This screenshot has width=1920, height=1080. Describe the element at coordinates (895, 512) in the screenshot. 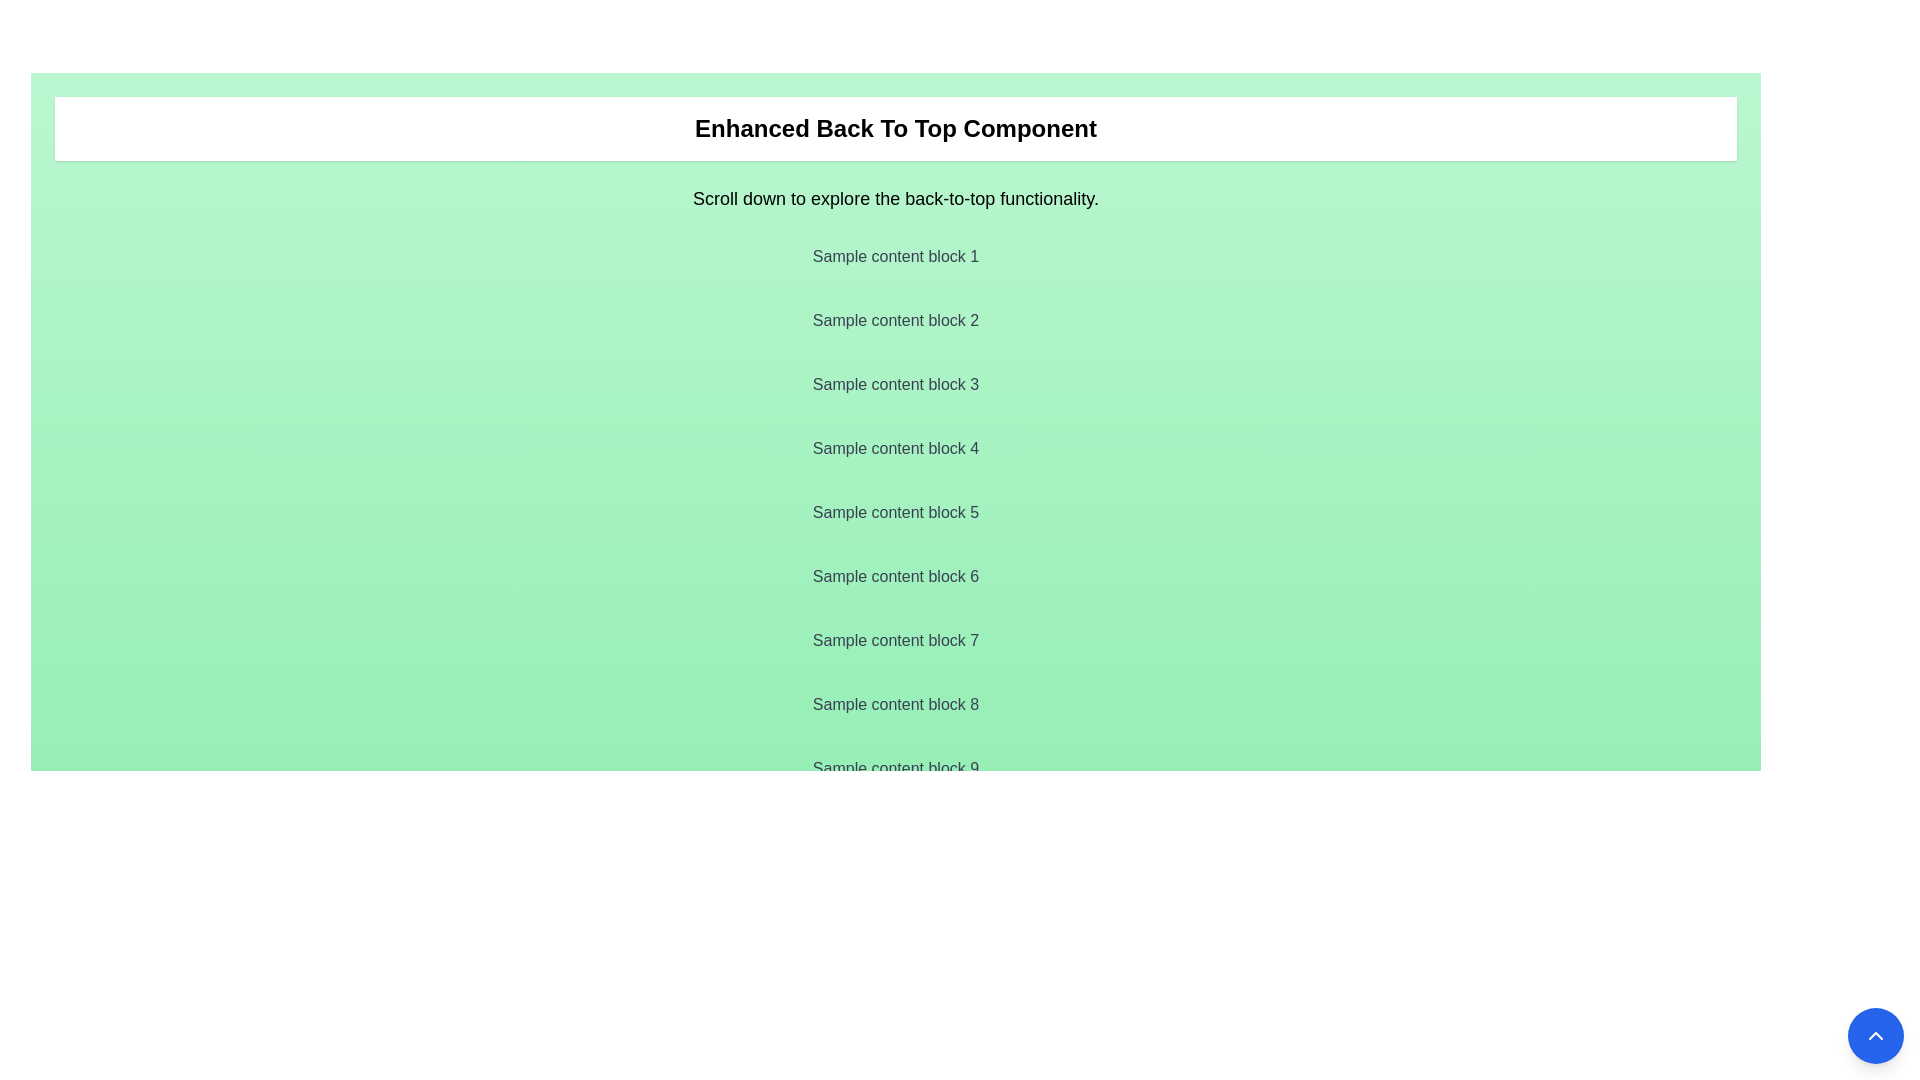

I see `the text block displaying 'Sample content block 5', which is styled with light gray text on a light green background, positioned in a vertical list of text blocks` at that location.